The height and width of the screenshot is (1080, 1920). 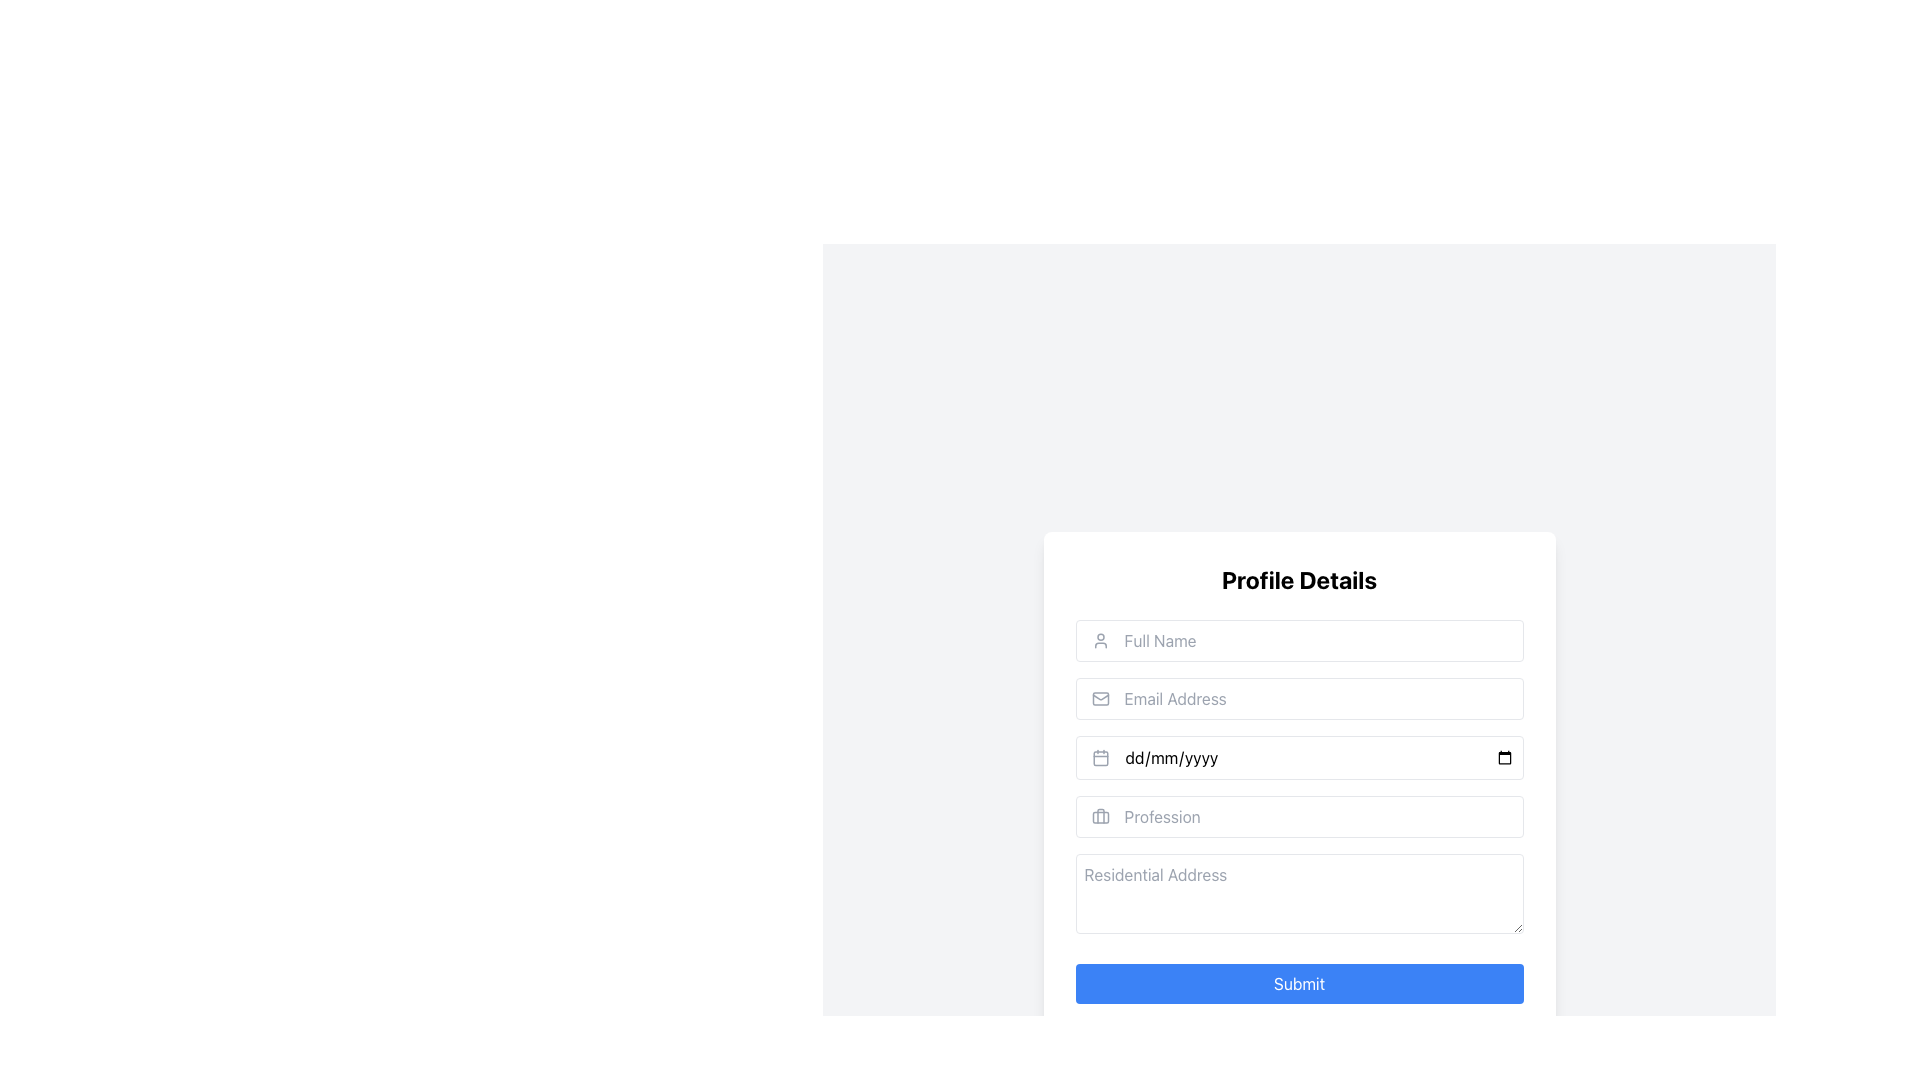 What do you see at coordinates (1099, 697) in the screenshot?
I see `the decorative graphical rectangle within the SVG envelope icon located to the left of the 'Email Address' input field in the 'Profile Details' form` at bounding box center [1099, 697].